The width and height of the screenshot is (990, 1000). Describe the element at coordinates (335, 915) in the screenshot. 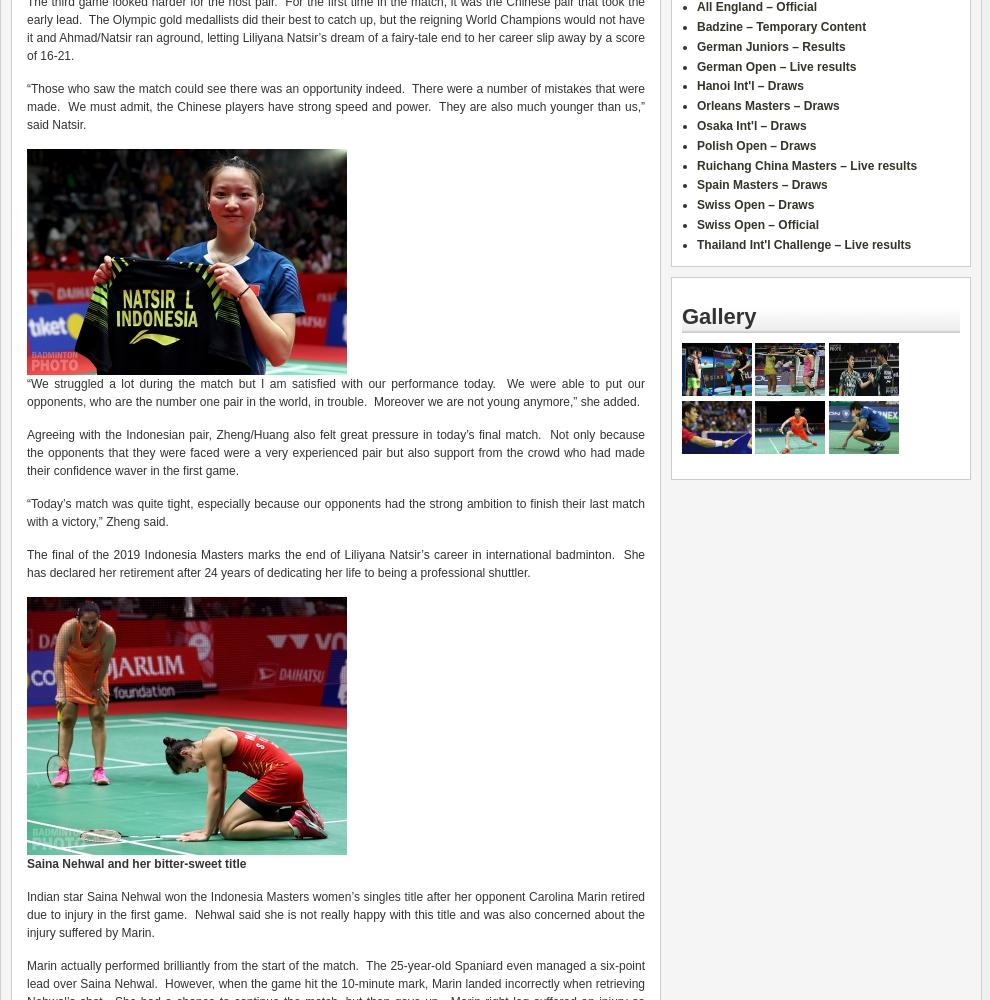

I see `'Indian star Saina Nehwal won the Indonesia Masters women’s singles title after her opponent Carolina Marin retired due to injury in the first game.  Nehwal said she is not really happy with this title and was also concerned about the injury suffered by Marin.'` at that location.